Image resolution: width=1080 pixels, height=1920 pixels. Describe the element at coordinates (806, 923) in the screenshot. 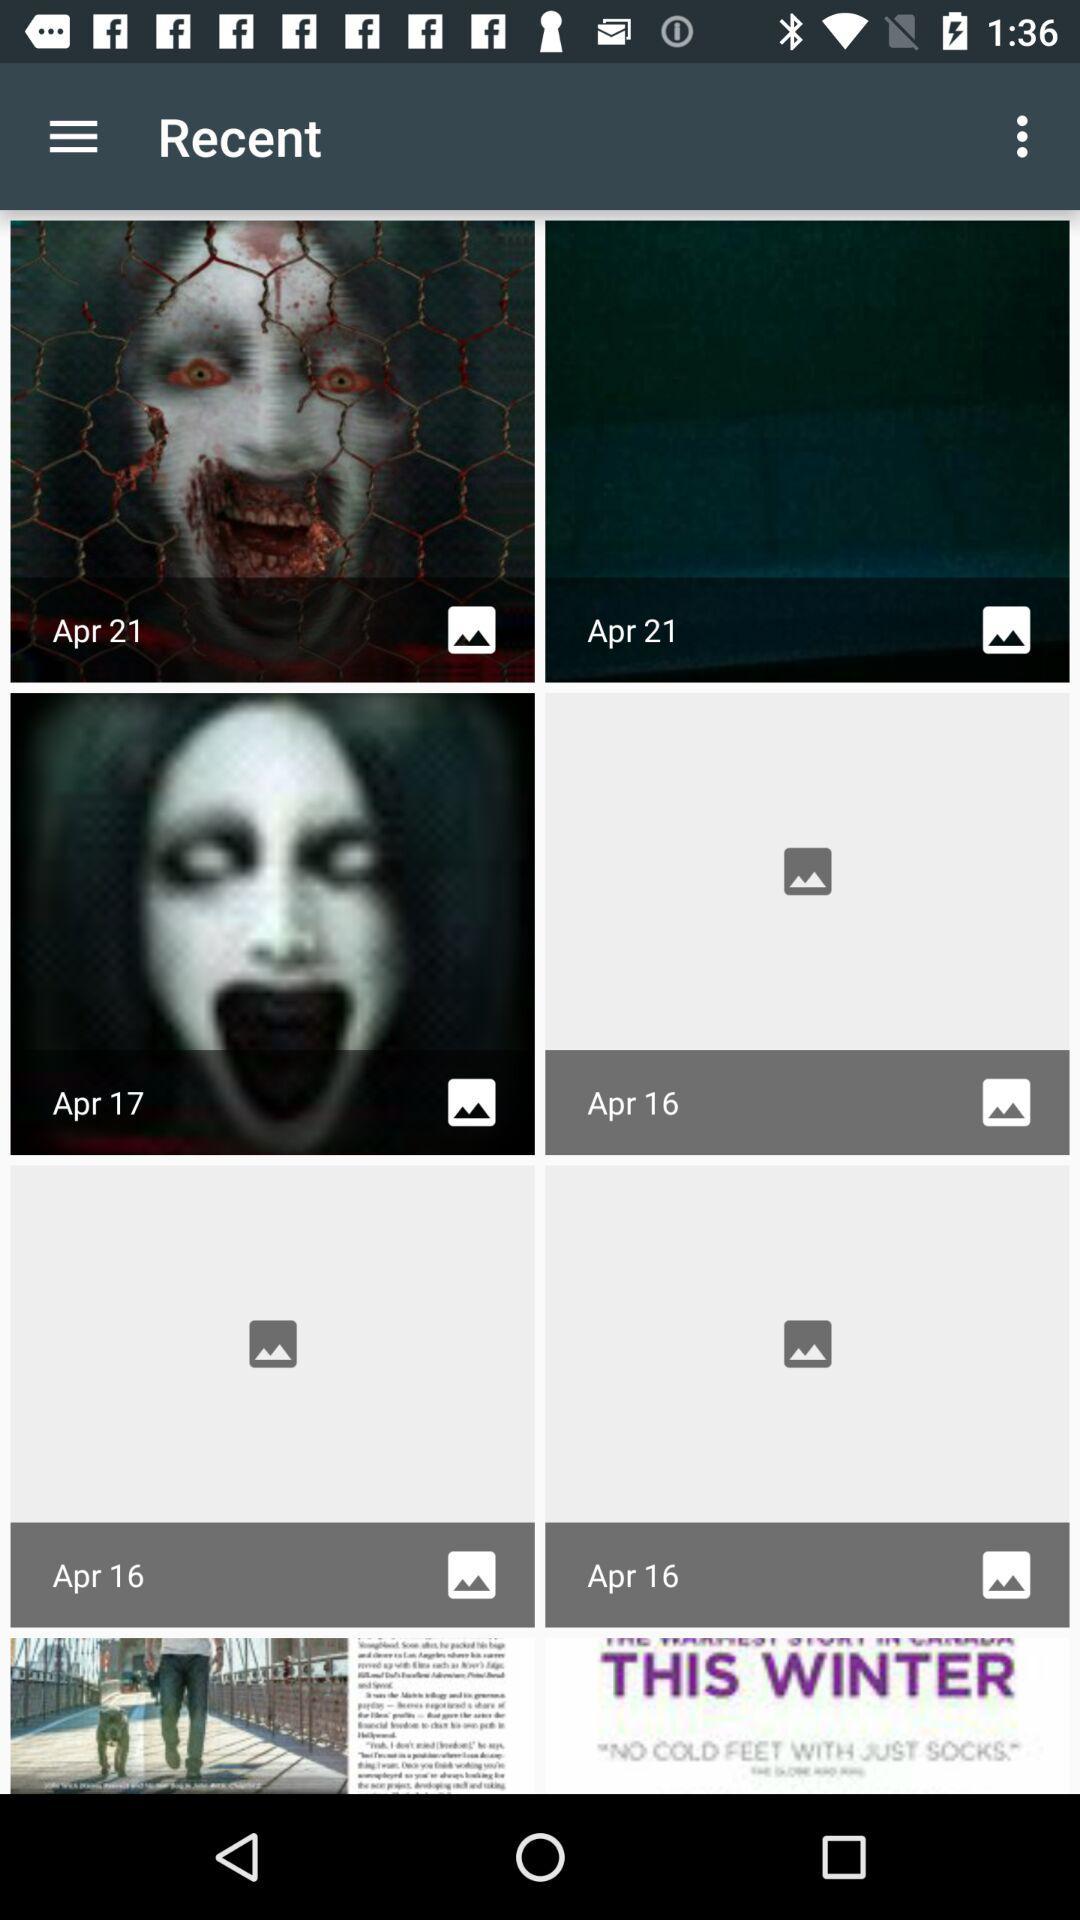

I see `second row second frame` at that location.